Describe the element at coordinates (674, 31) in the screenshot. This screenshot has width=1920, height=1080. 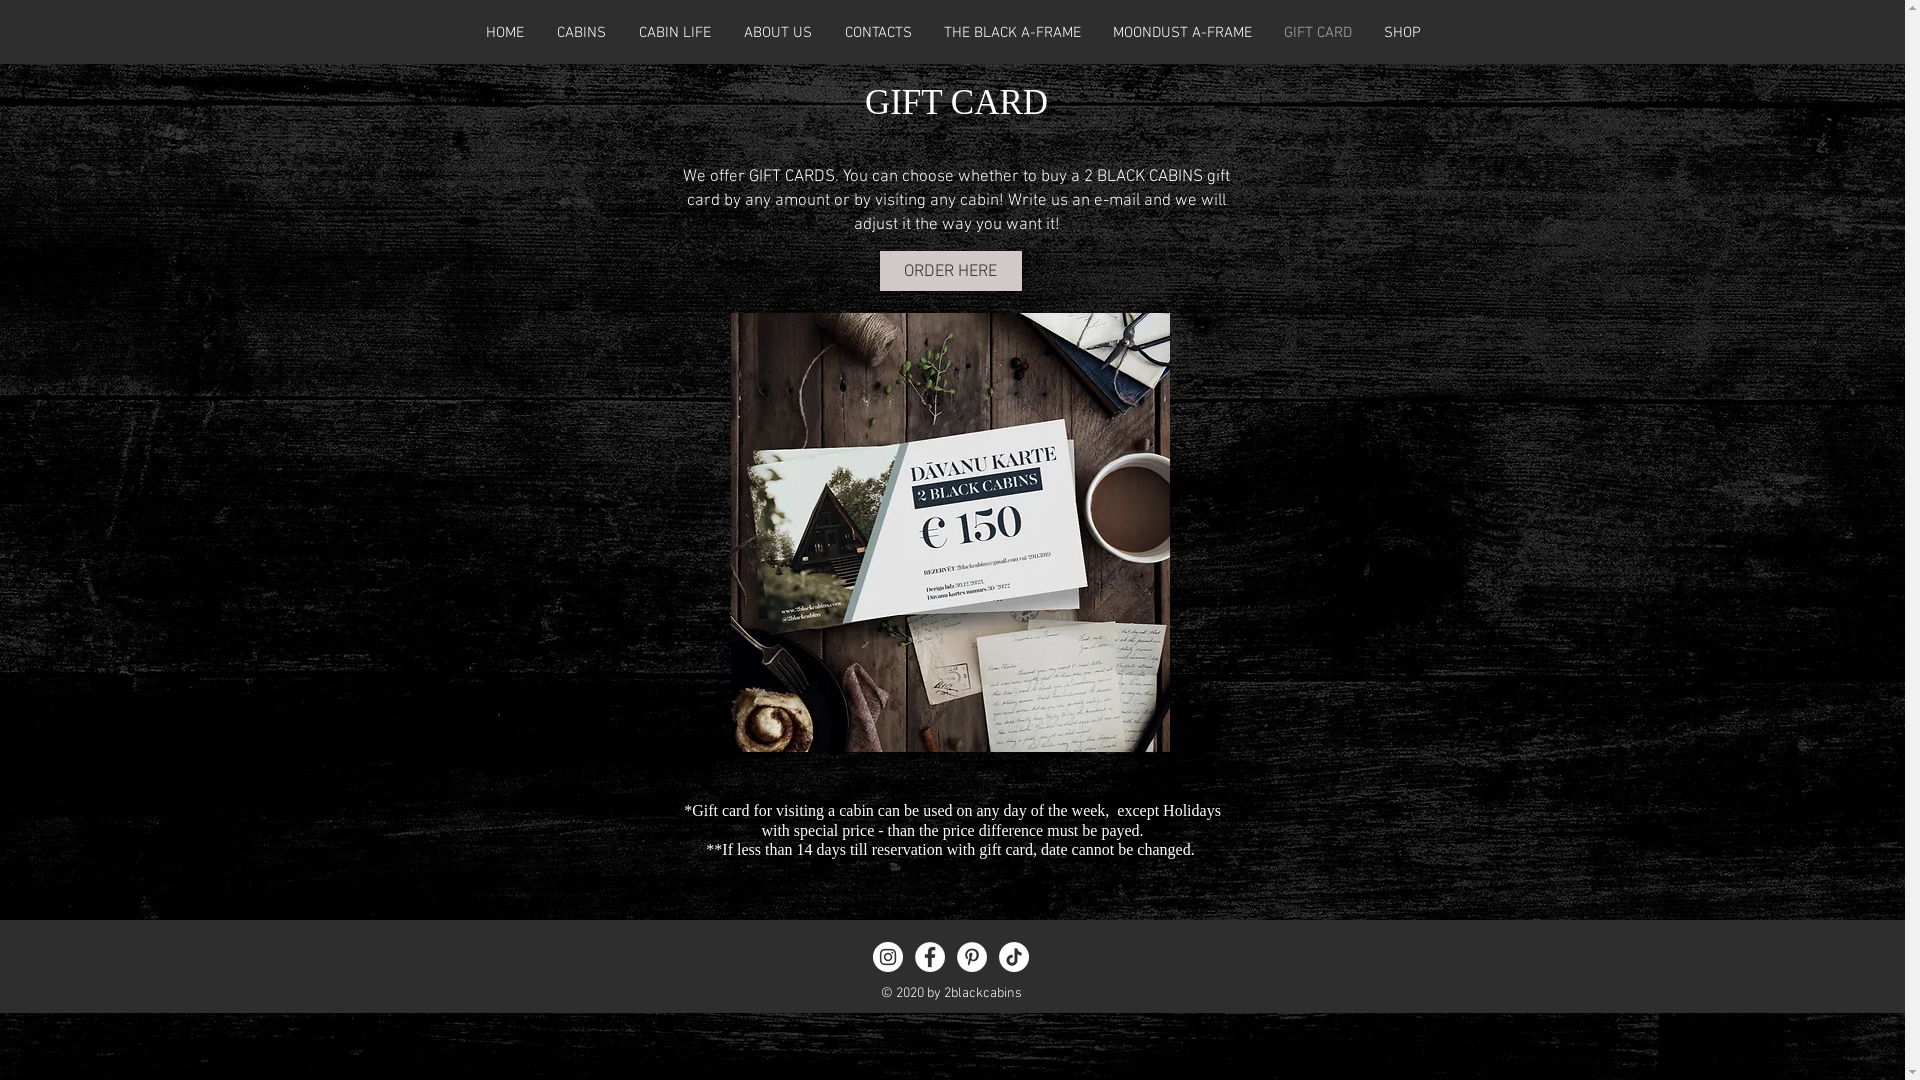
I see `'CABIN LIFE'` at that location.